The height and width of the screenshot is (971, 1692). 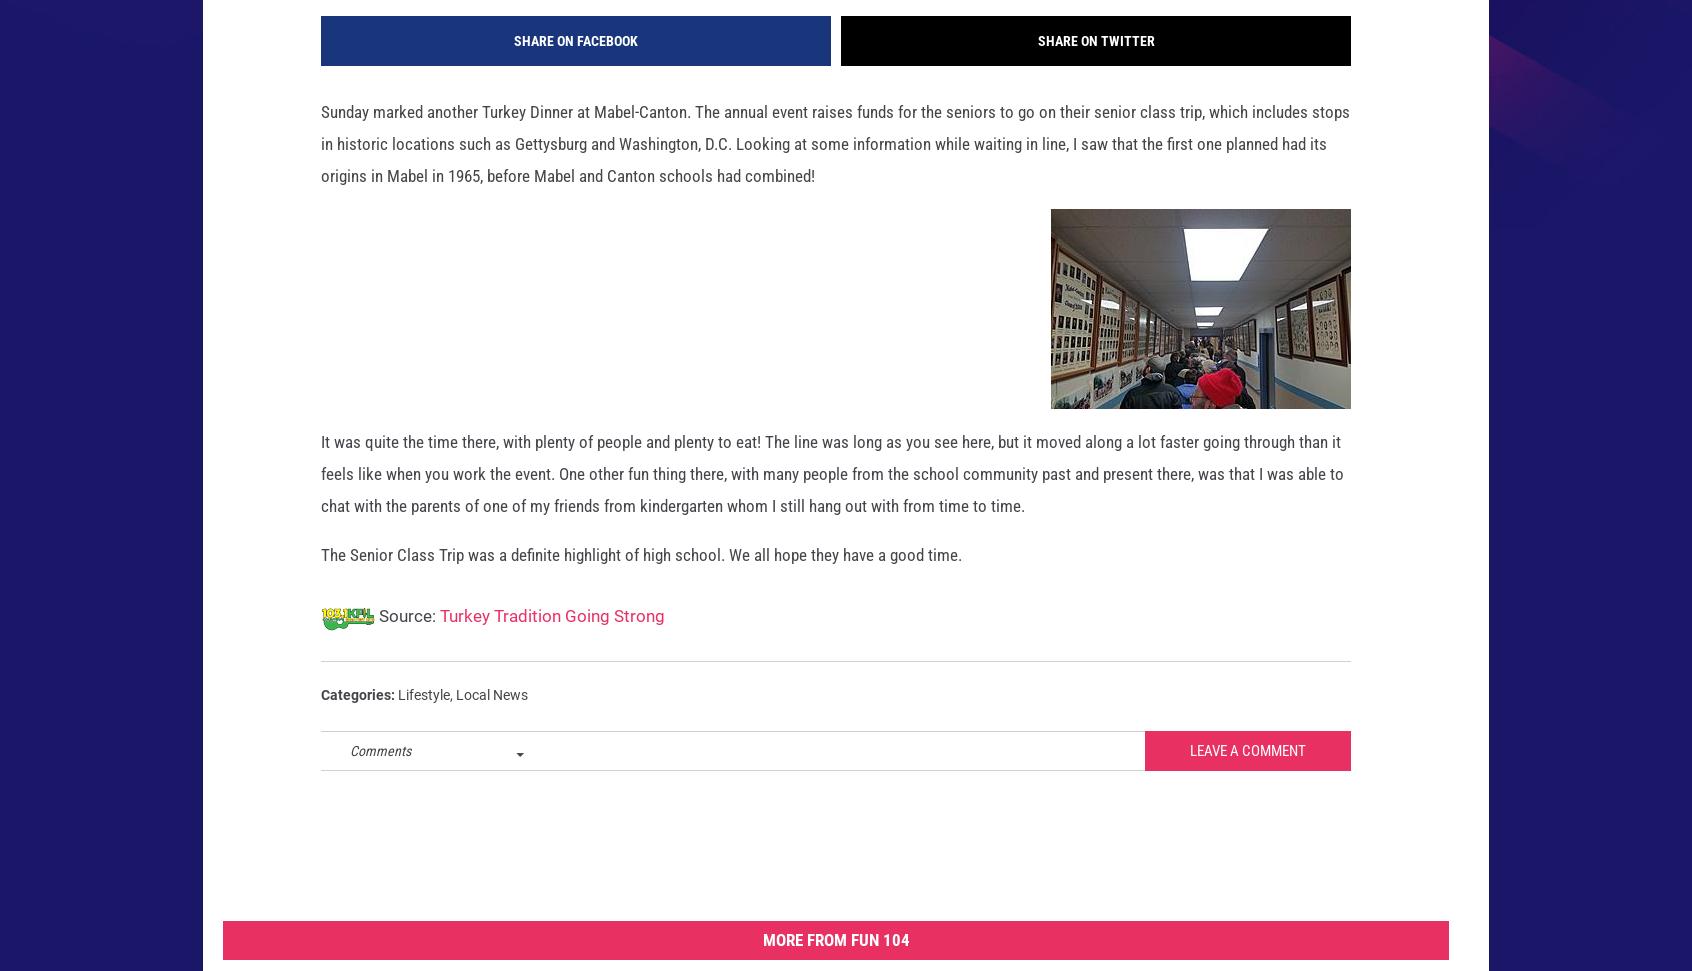 What do you see at coordinates (391, 725) in the screenshot?
I see `':'` at bounding box center [391, 725].